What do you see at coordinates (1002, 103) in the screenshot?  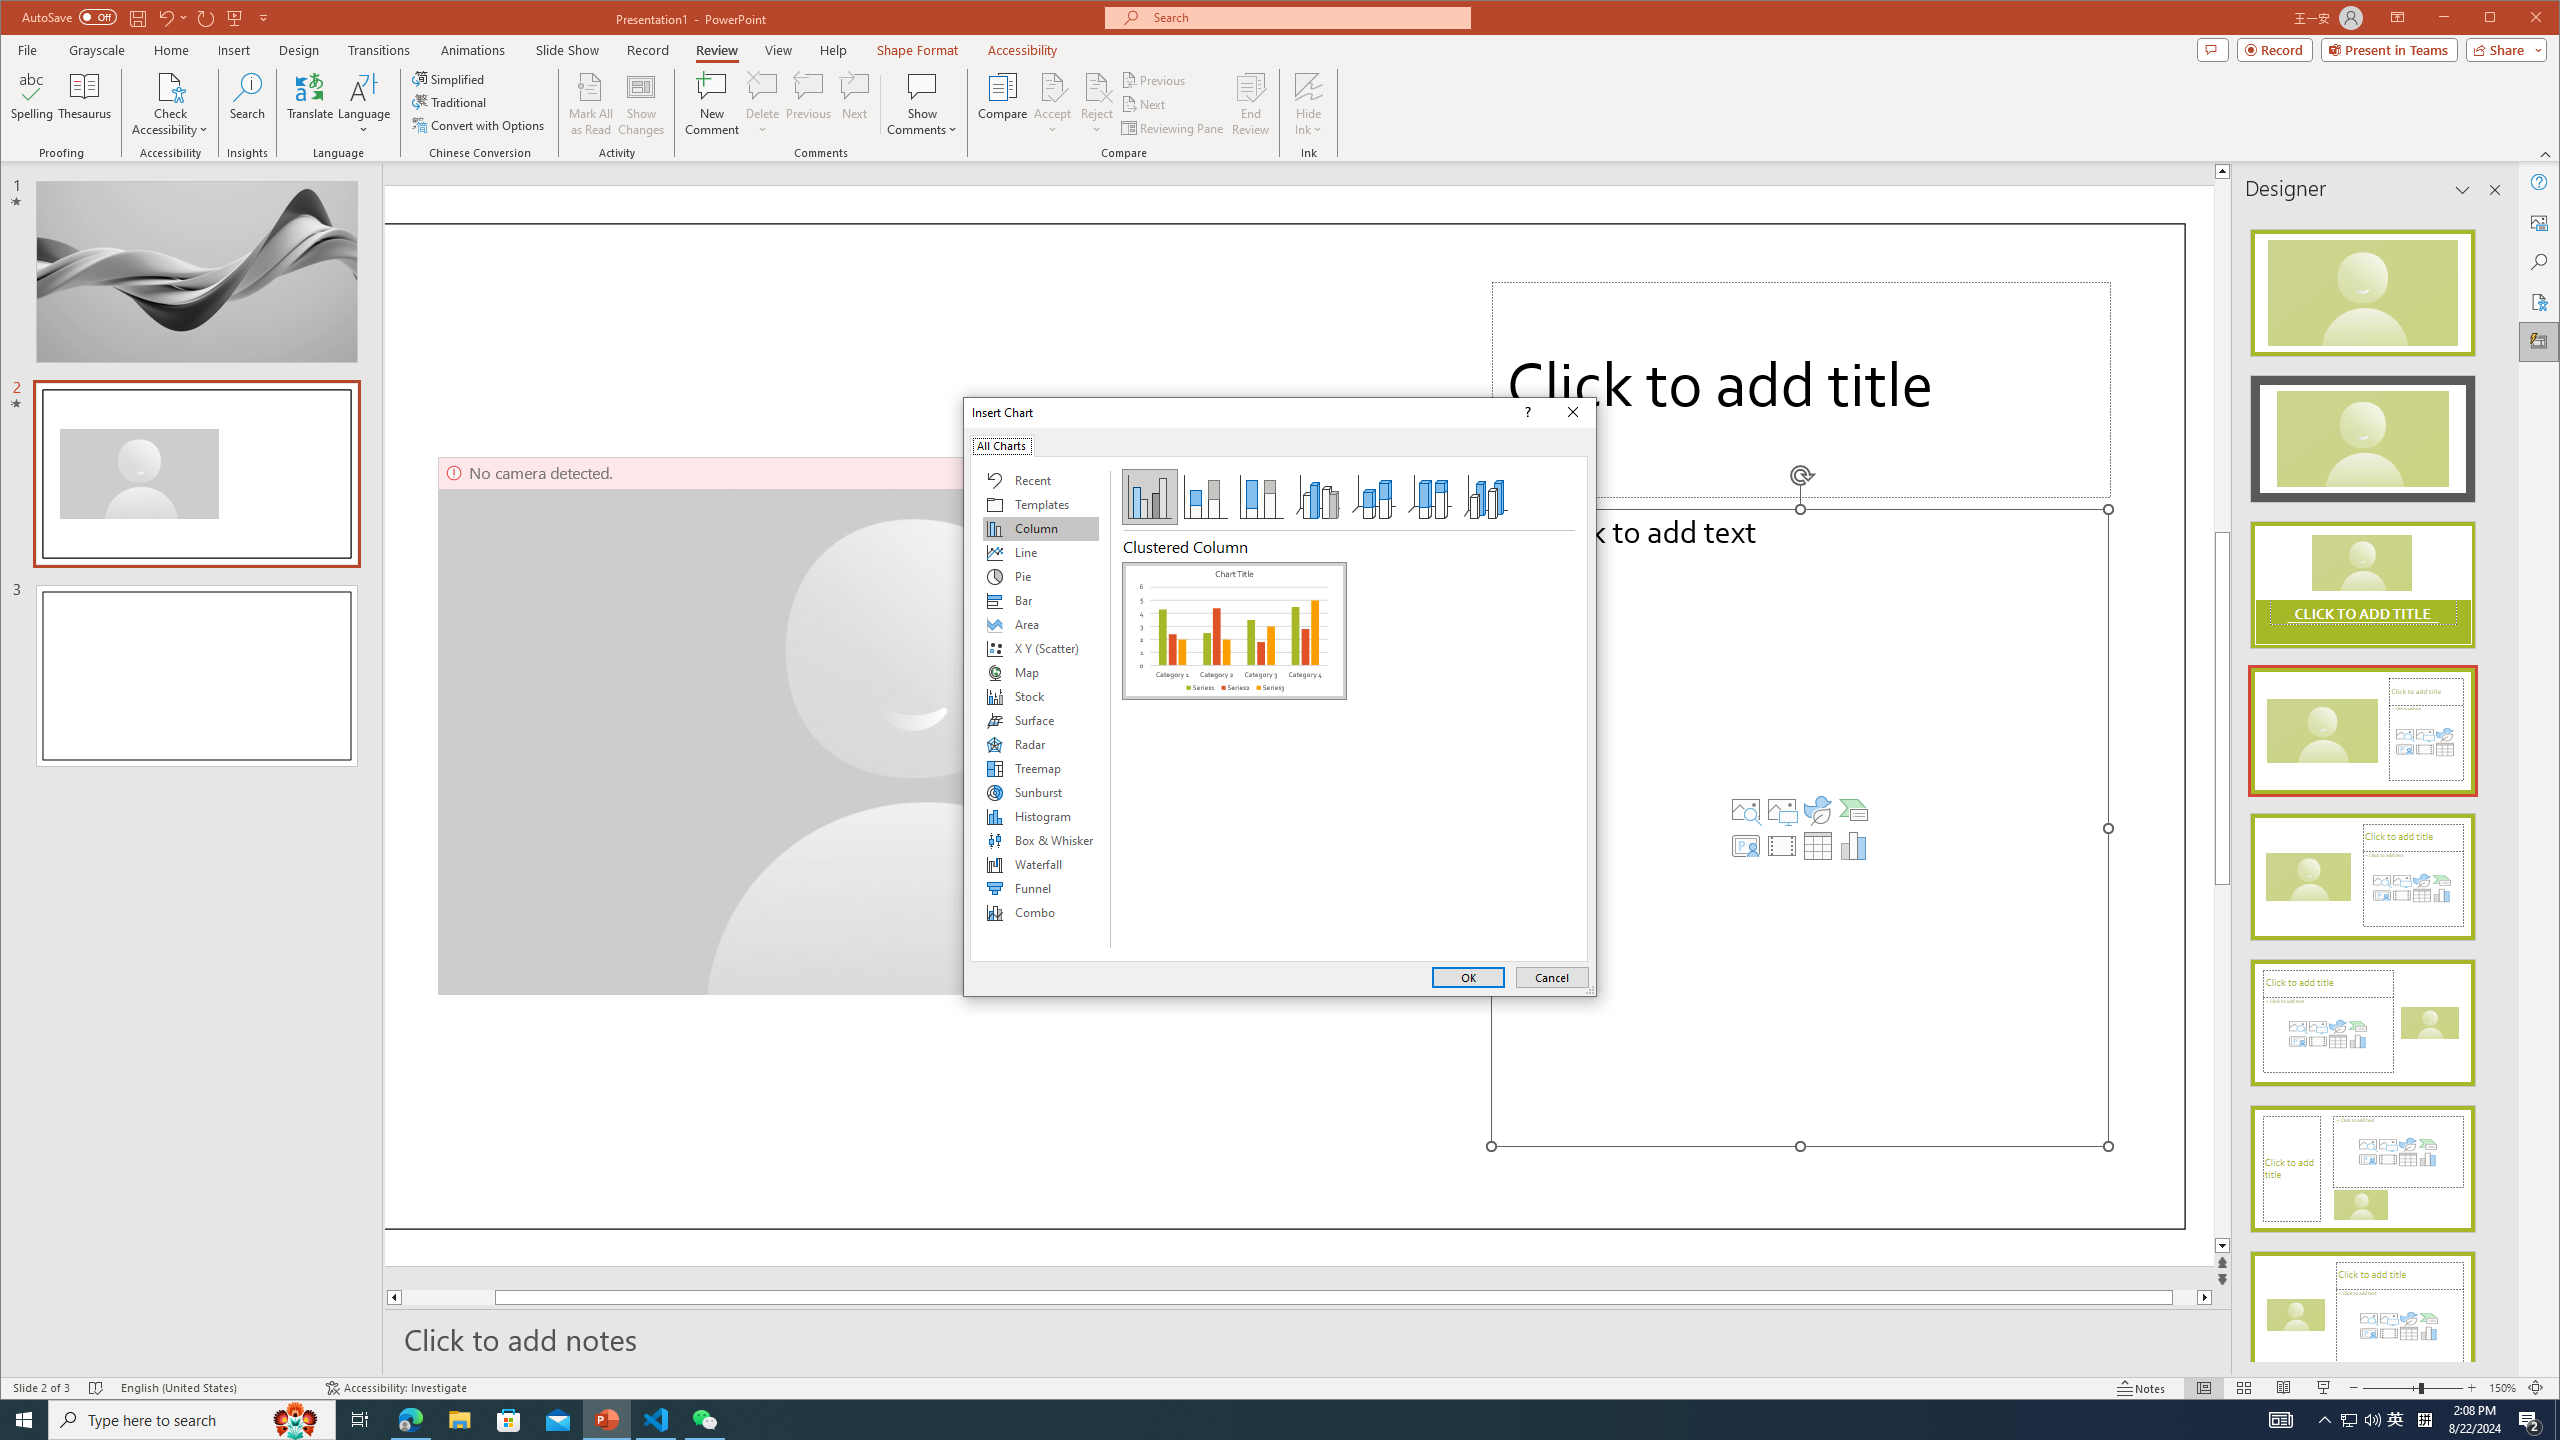 I see `'Compare'` at bounding box center [1002, 103].